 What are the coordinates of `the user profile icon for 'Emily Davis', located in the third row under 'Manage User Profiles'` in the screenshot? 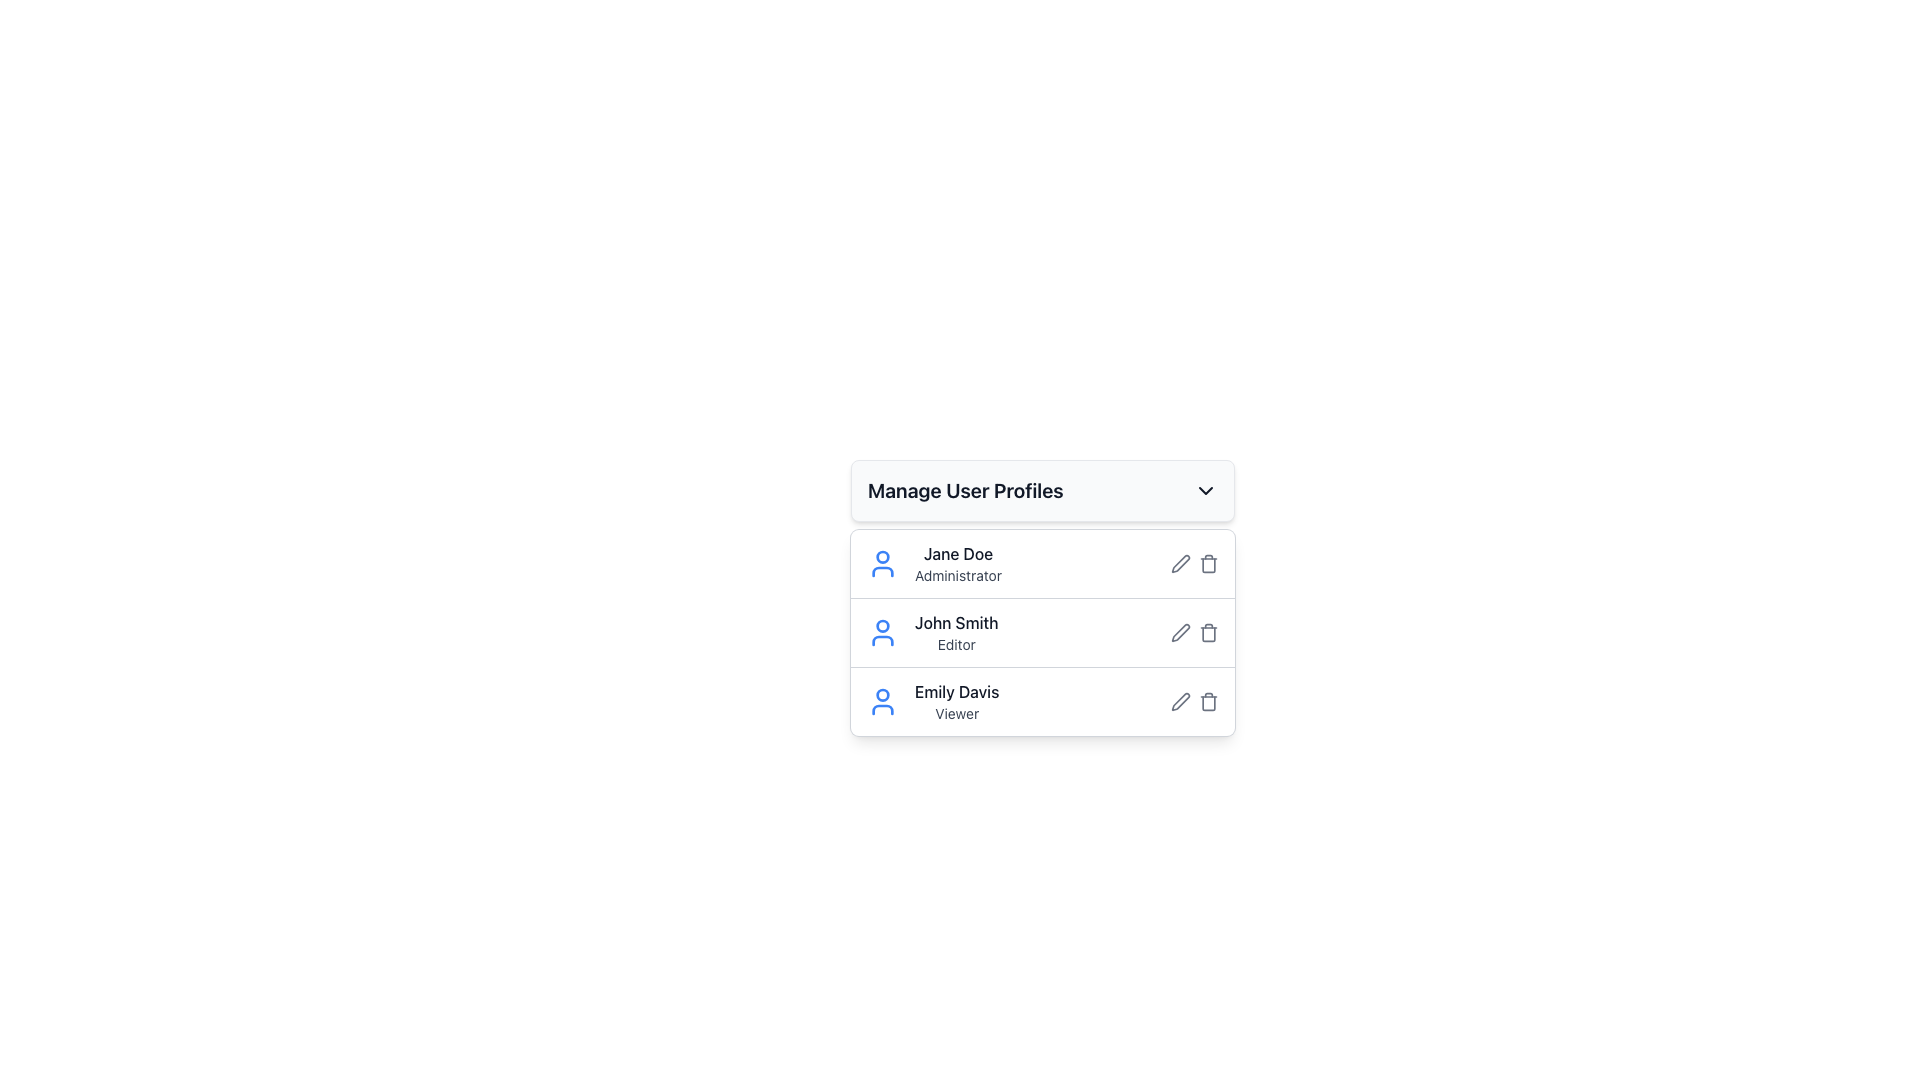 It's located at (882, 701).